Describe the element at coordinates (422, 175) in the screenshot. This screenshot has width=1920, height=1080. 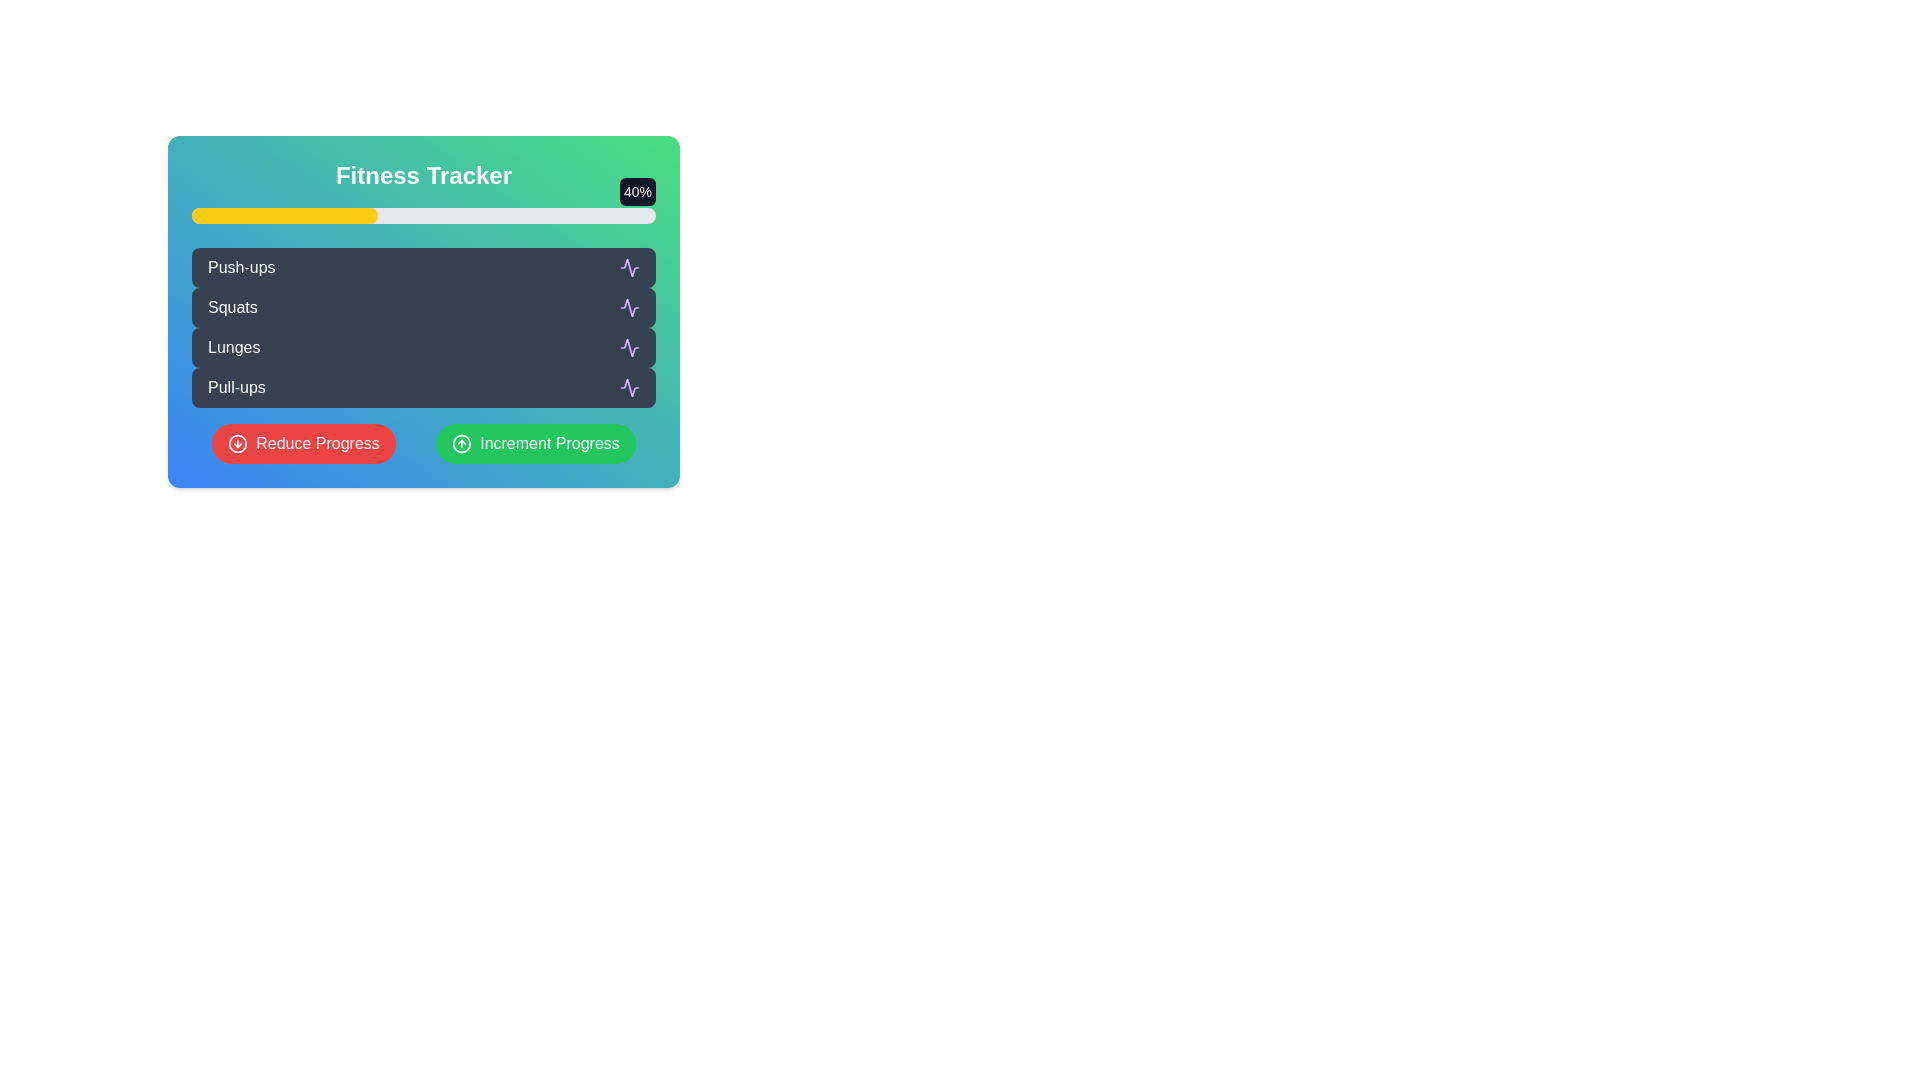
I see `the fitness tracking title text label located at the top-center of the gradient card element` at that location.